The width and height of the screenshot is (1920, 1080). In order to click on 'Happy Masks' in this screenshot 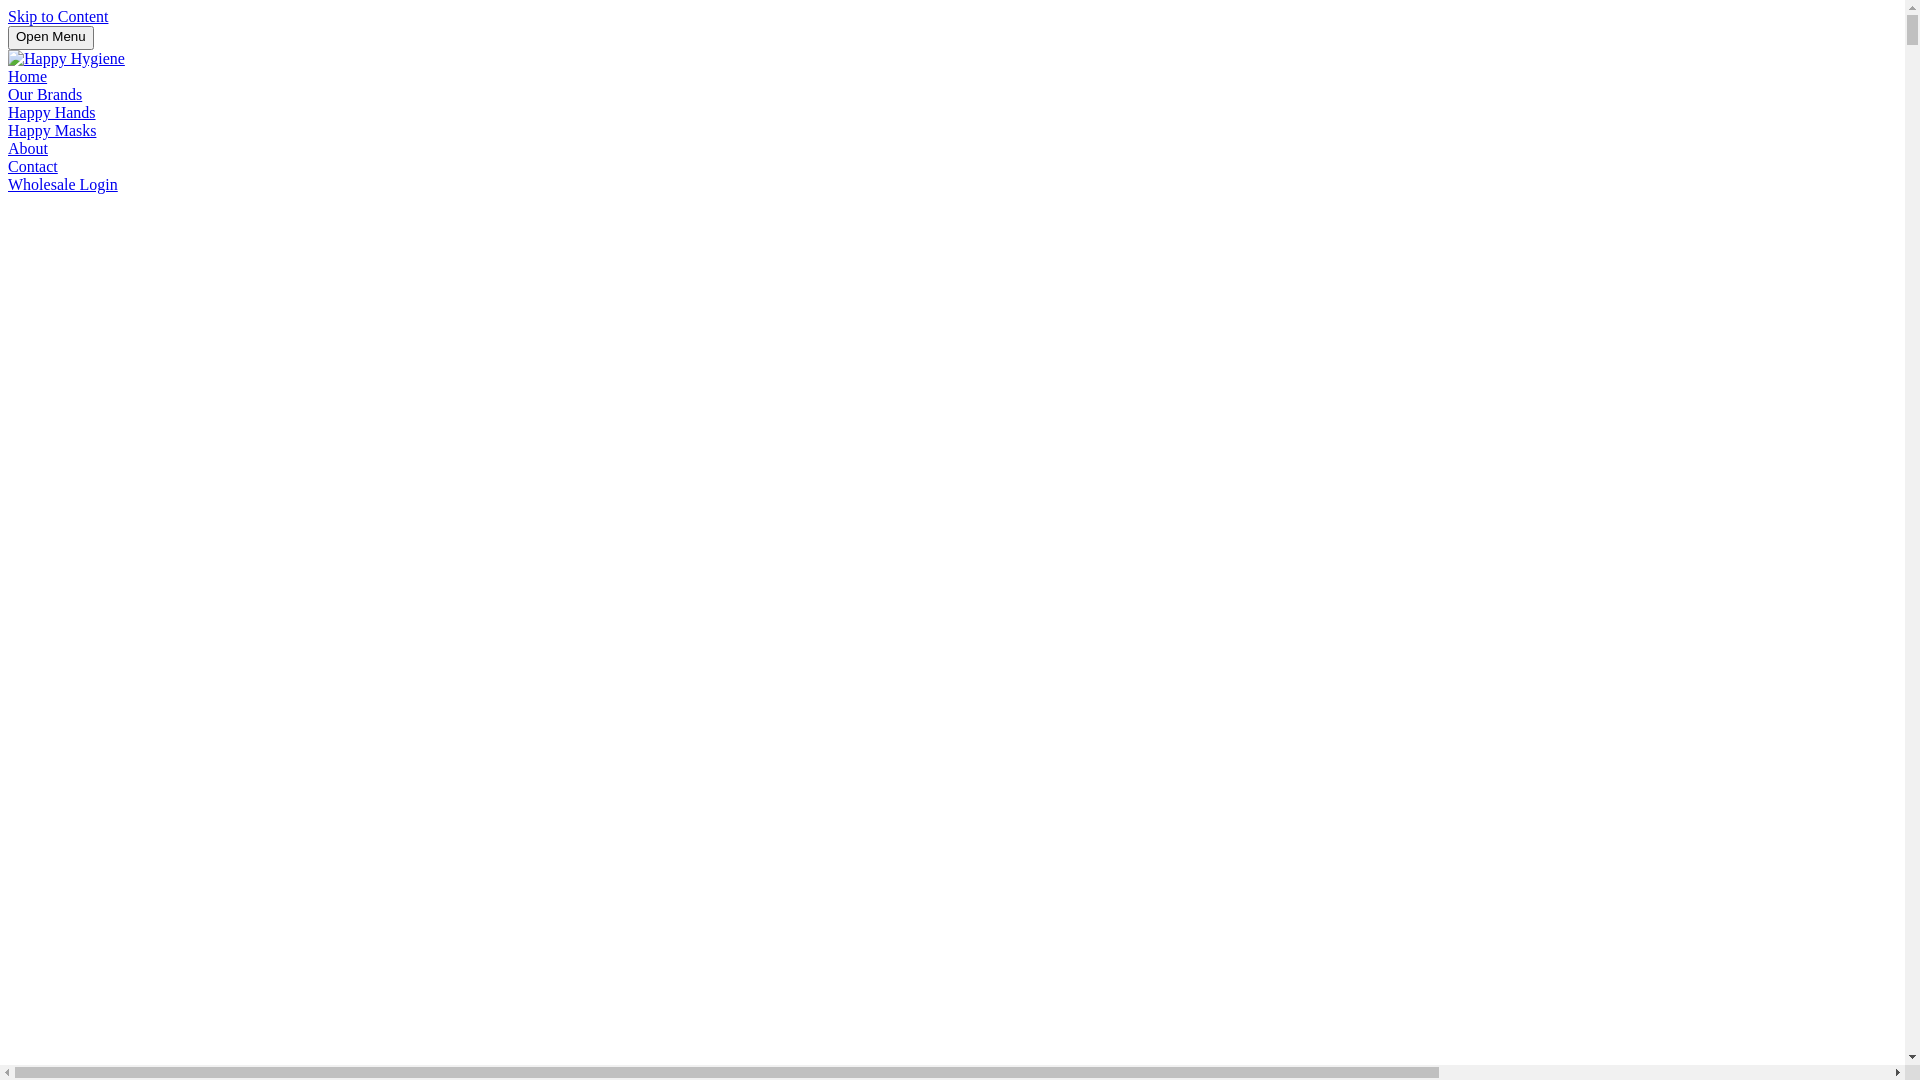, I will do `click(52, 130)`.